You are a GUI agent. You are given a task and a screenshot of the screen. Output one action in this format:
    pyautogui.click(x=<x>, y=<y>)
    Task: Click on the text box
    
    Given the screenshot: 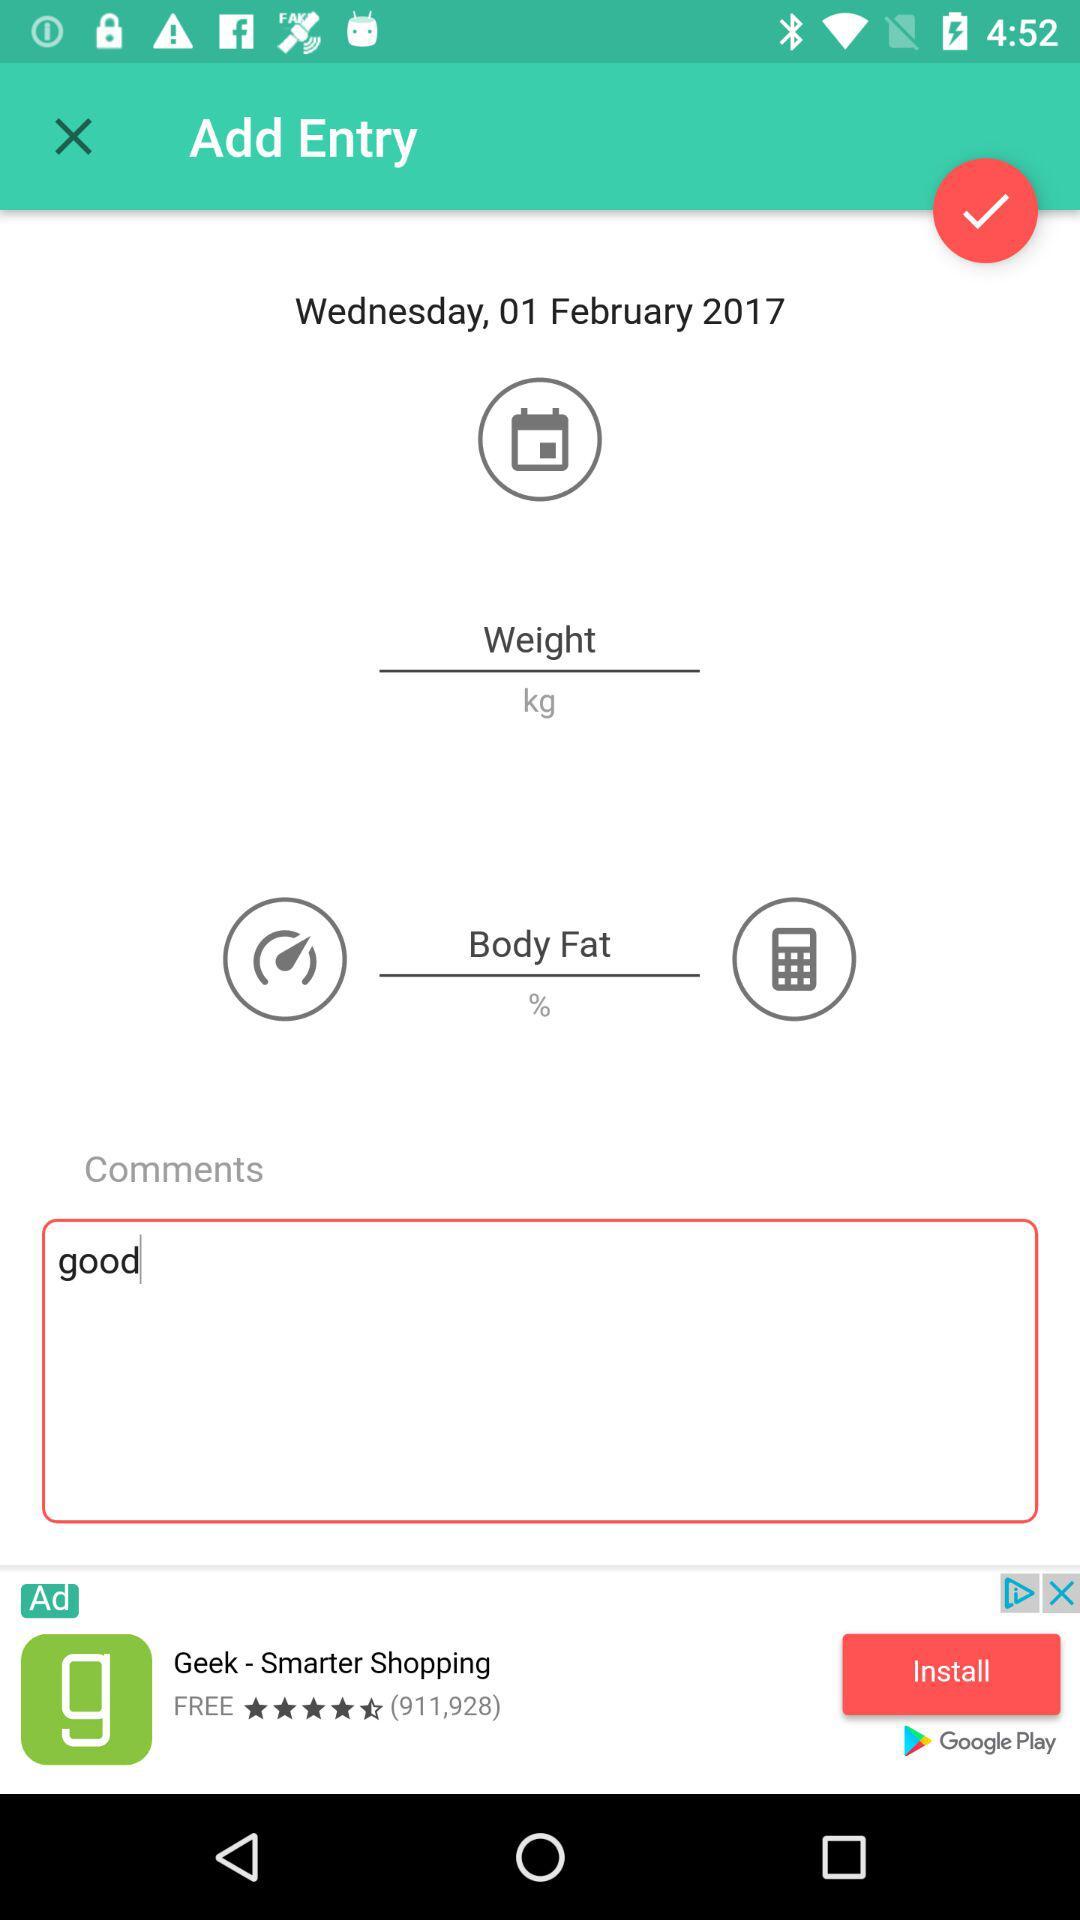 What is the action you would take?
    pyautogui.click(x=538, y=944)
    